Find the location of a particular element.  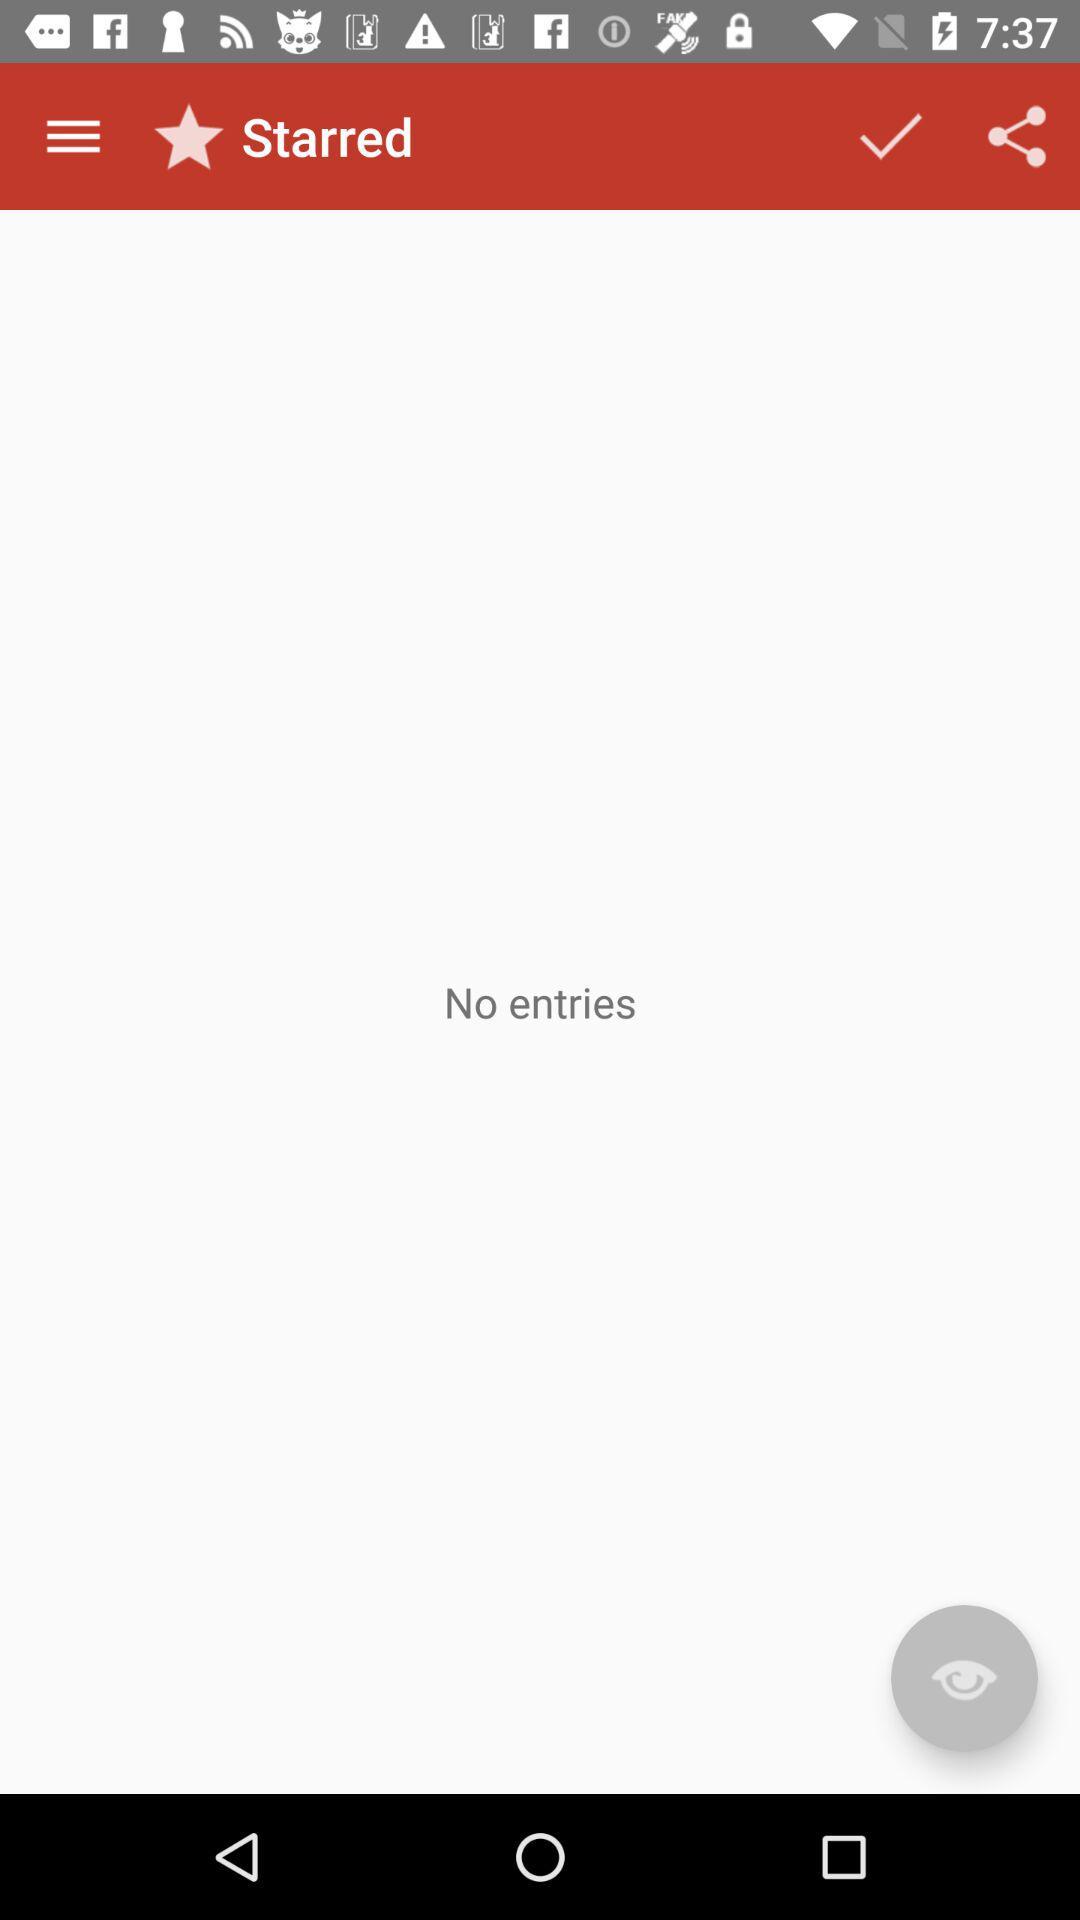

app above no entries item is located at coordinates (890, 135).